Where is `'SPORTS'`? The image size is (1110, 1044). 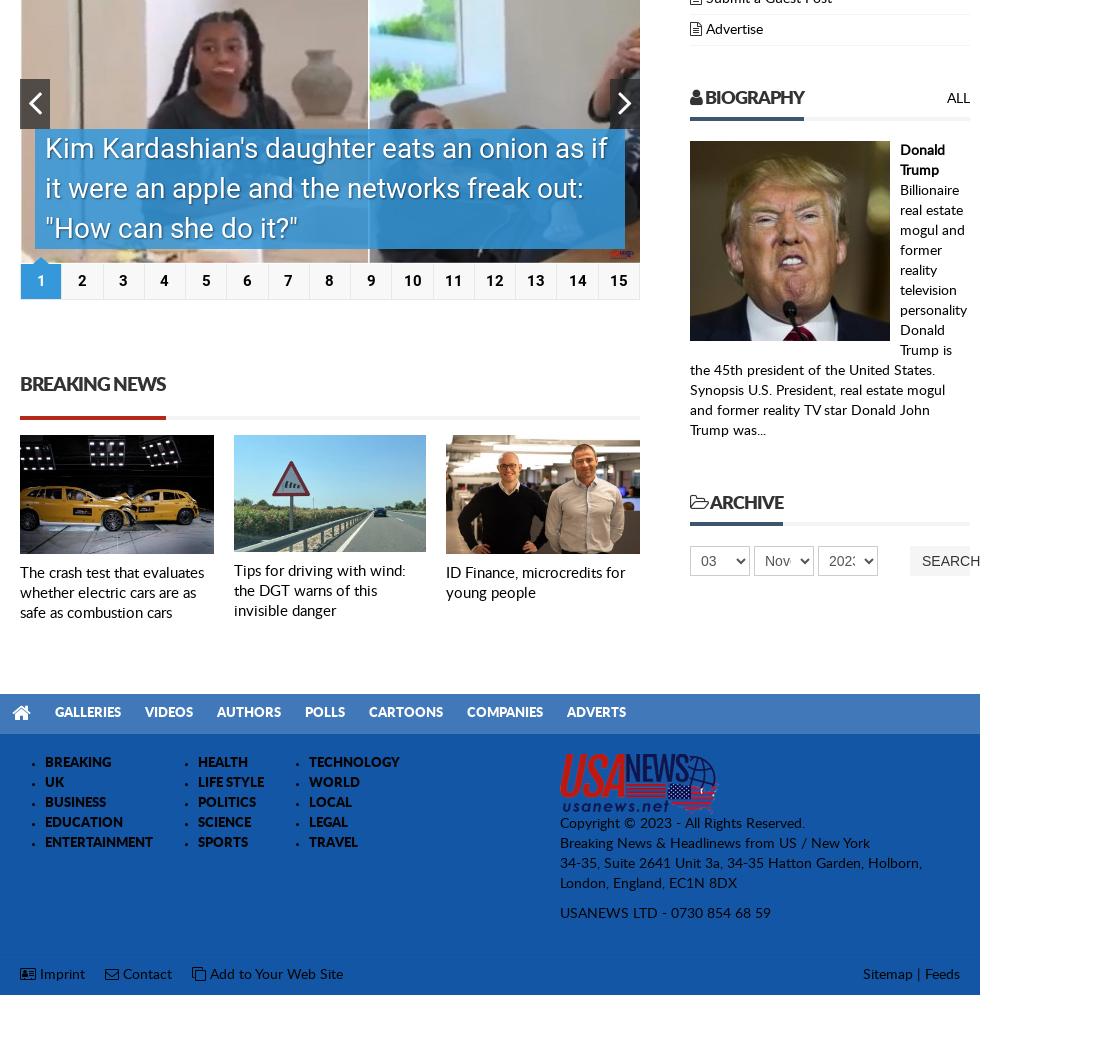
'SPORTS' is located at coordinates (222, 841).